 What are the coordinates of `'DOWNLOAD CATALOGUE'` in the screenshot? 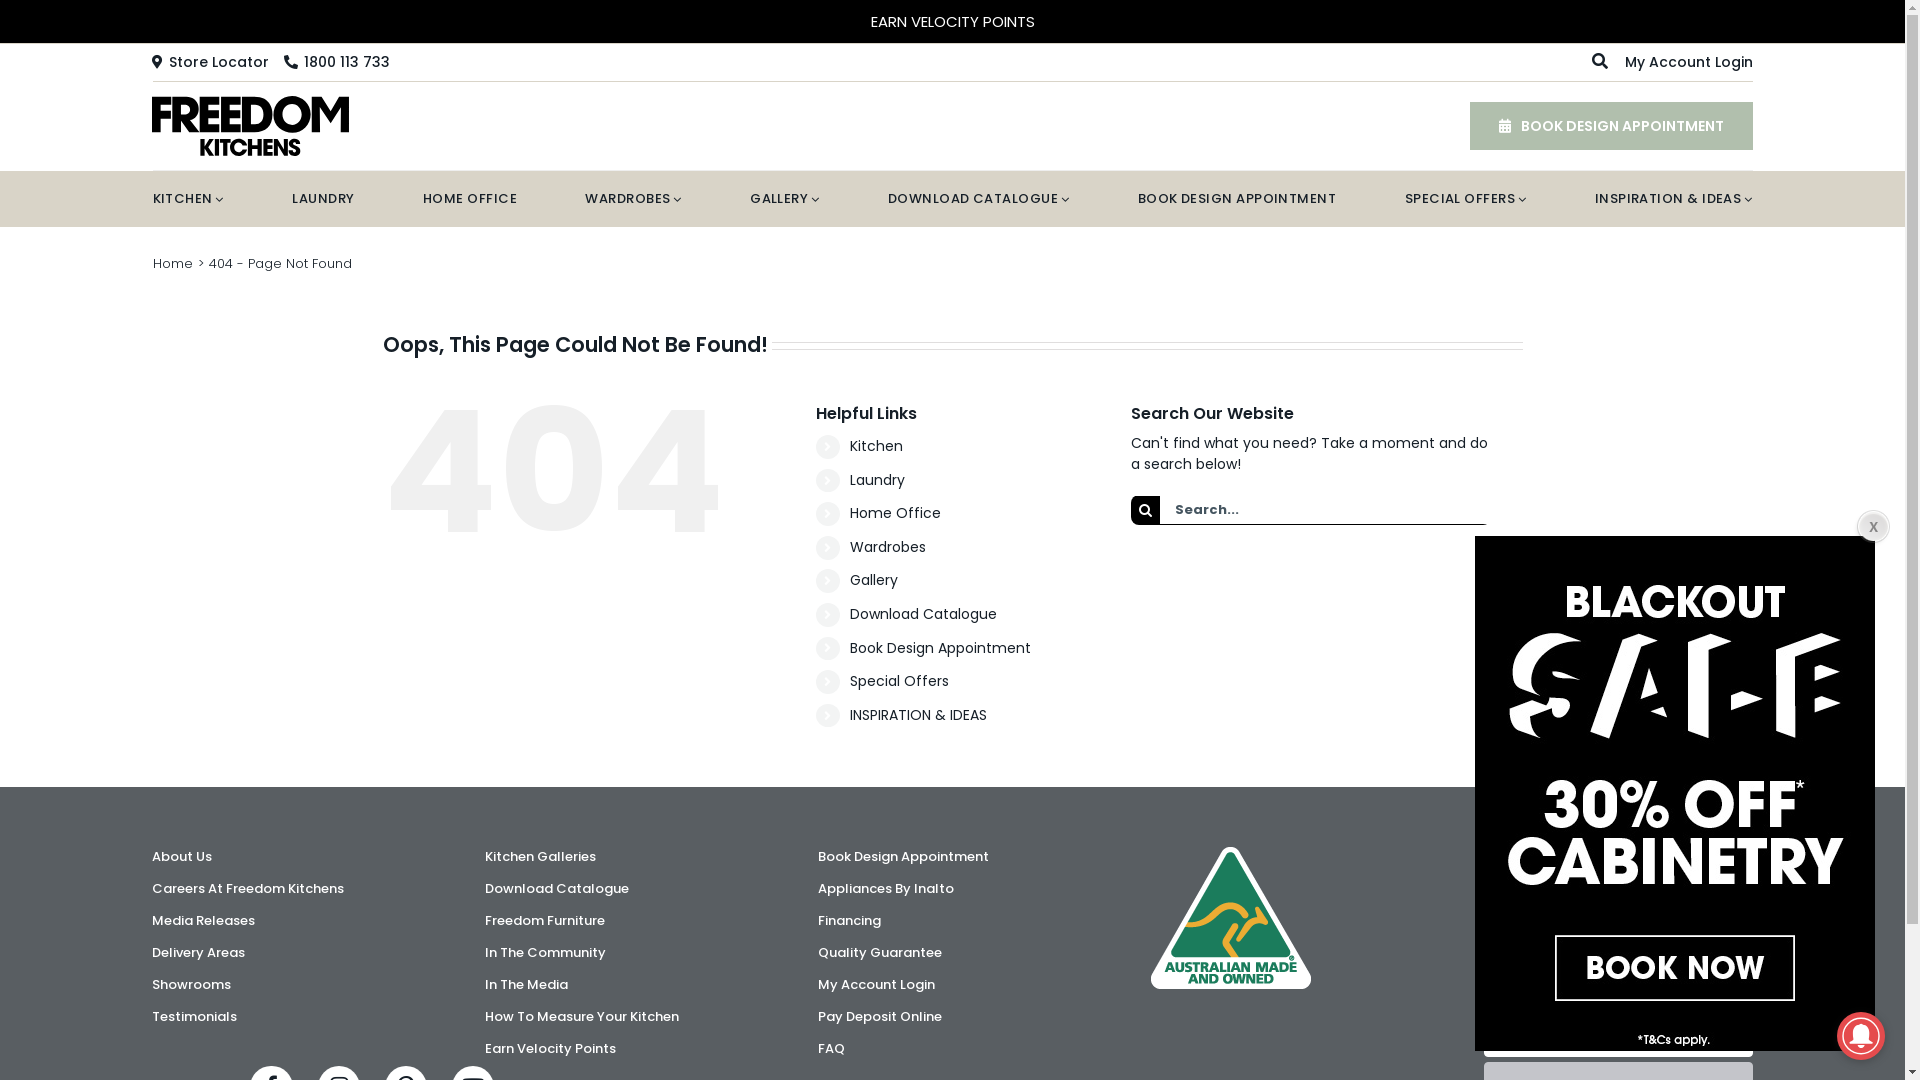 It's located at (978, 199).